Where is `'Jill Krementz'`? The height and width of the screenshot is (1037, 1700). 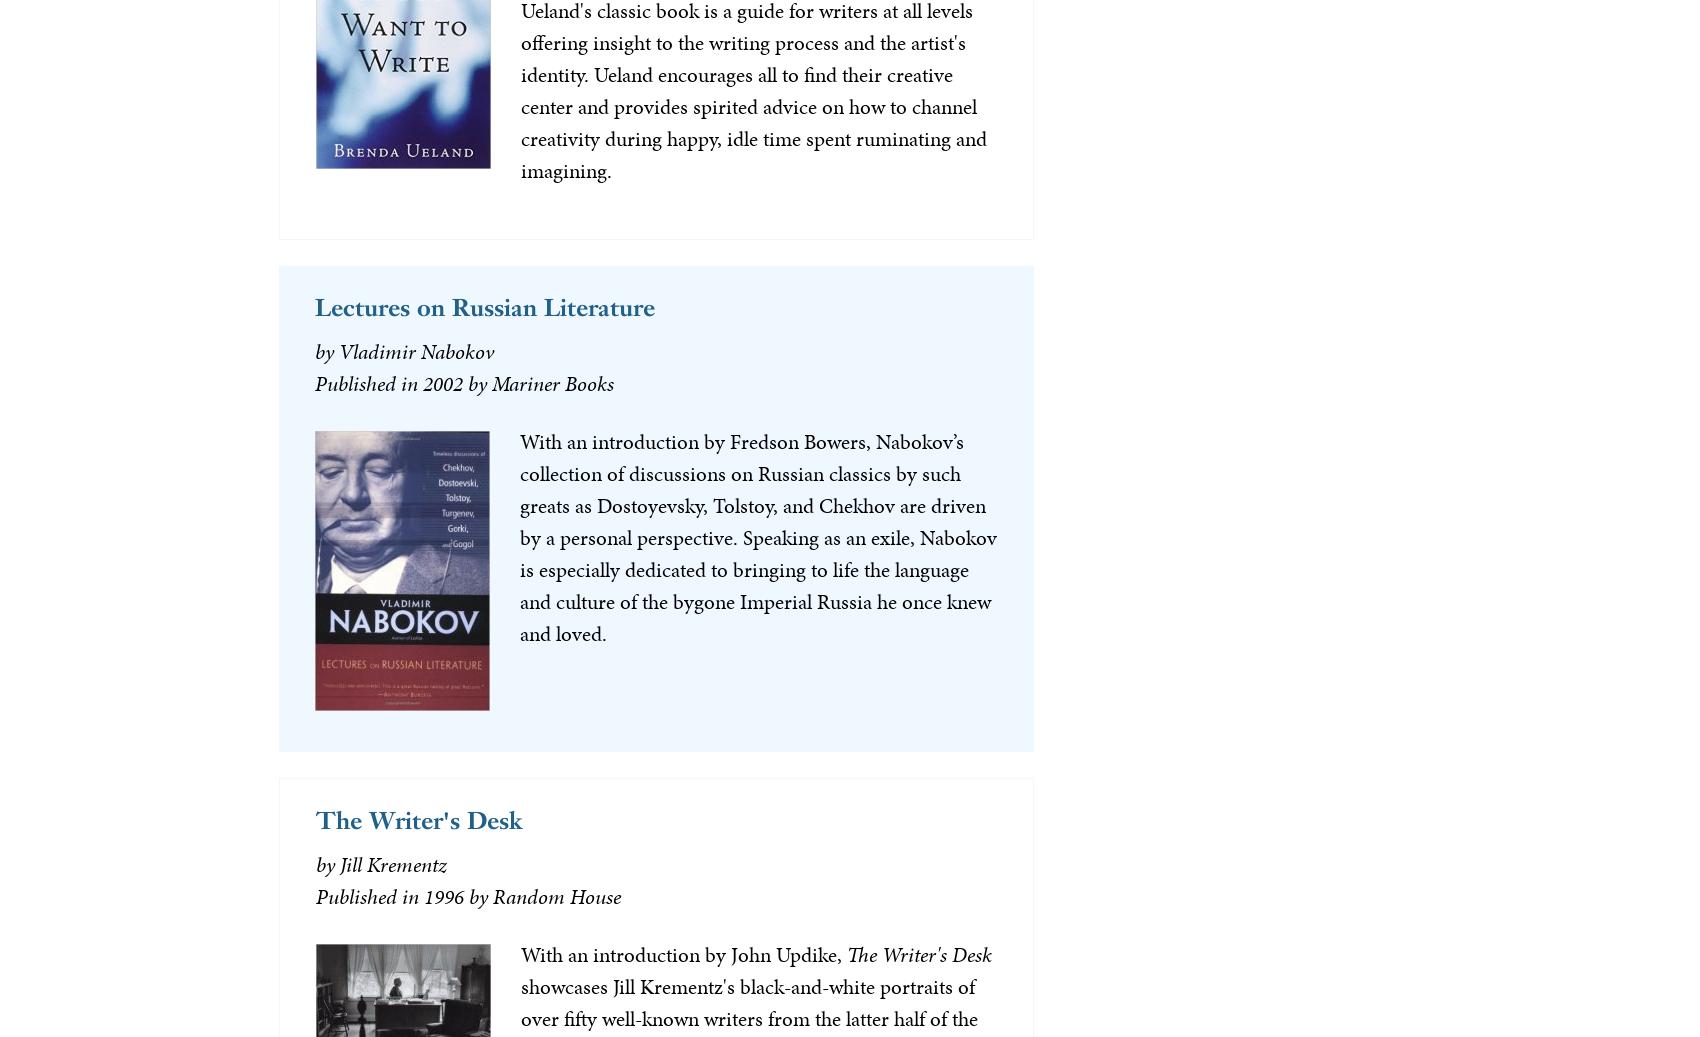 'Jill Krementz' is located at coordinates (391, 864).